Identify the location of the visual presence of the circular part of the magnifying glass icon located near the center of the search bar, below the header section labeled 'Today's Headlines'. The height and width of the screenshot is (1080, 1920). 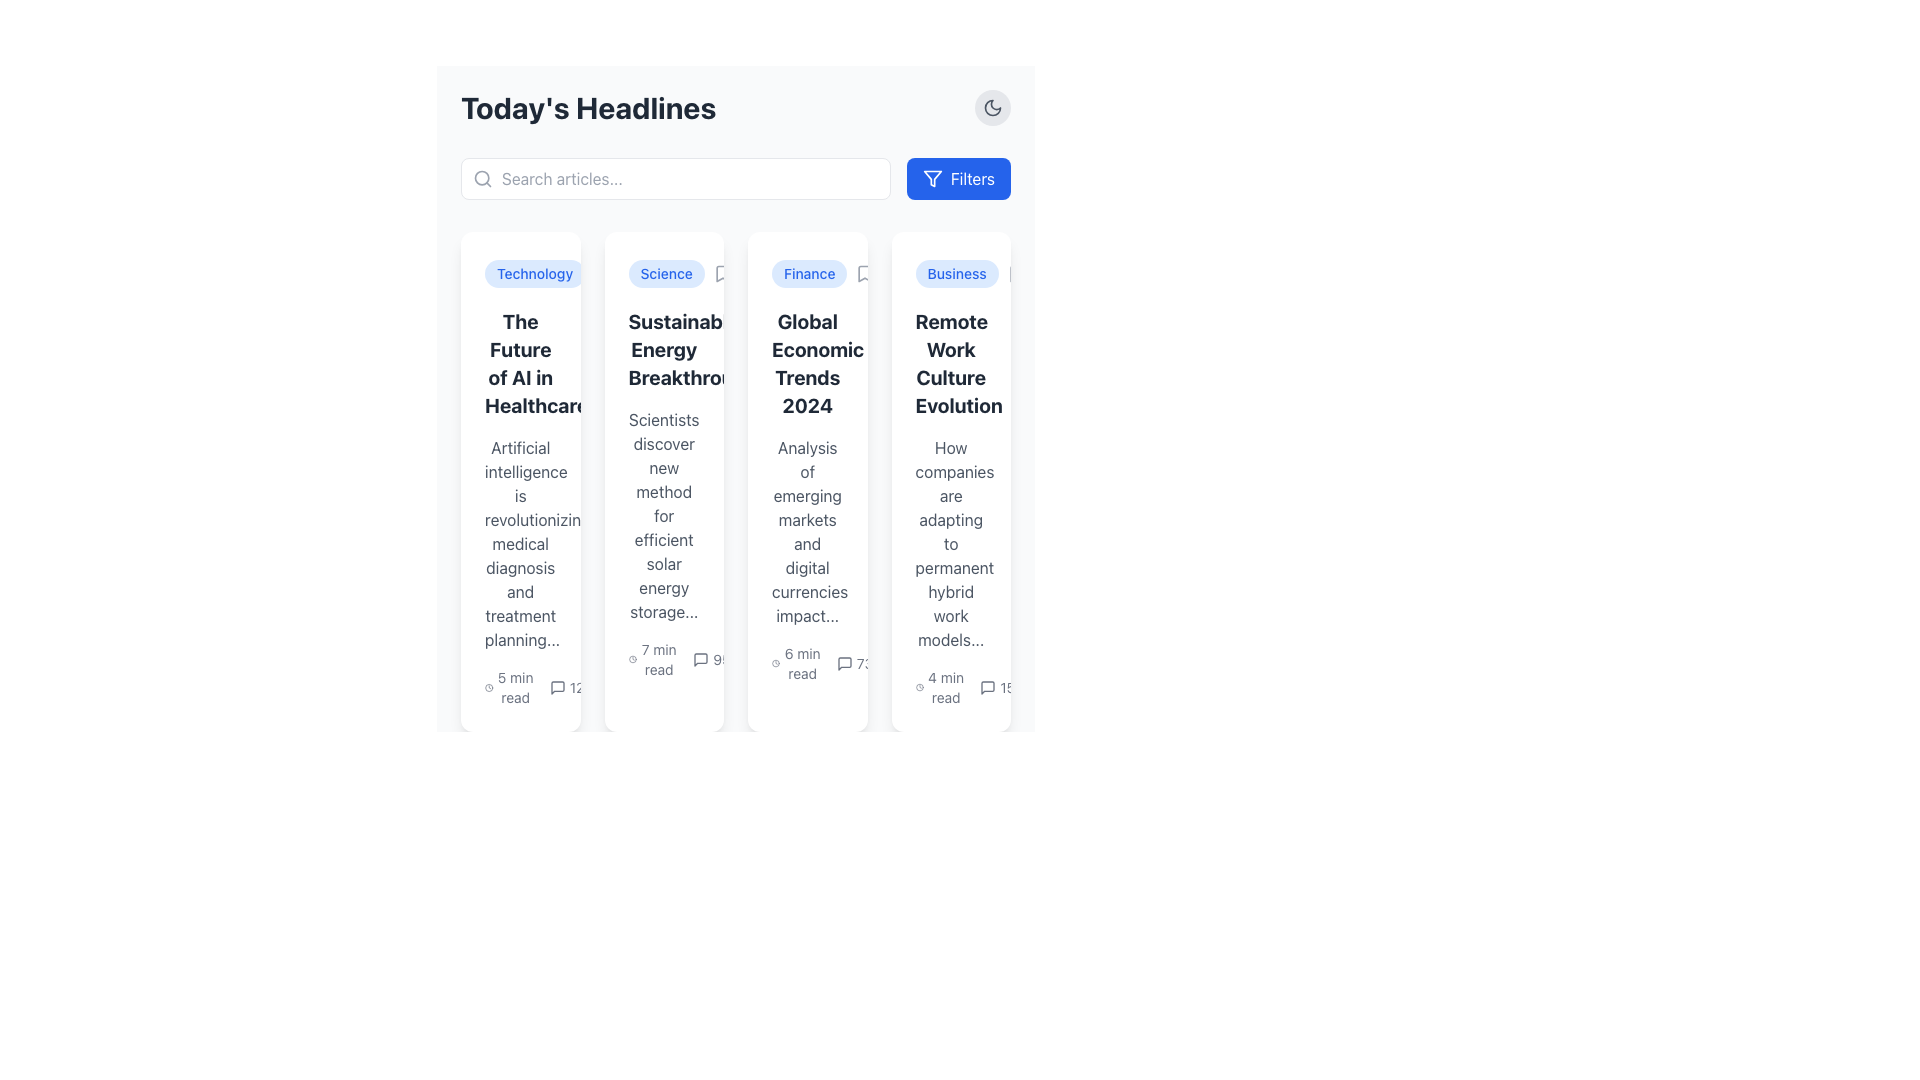
(482, 177).